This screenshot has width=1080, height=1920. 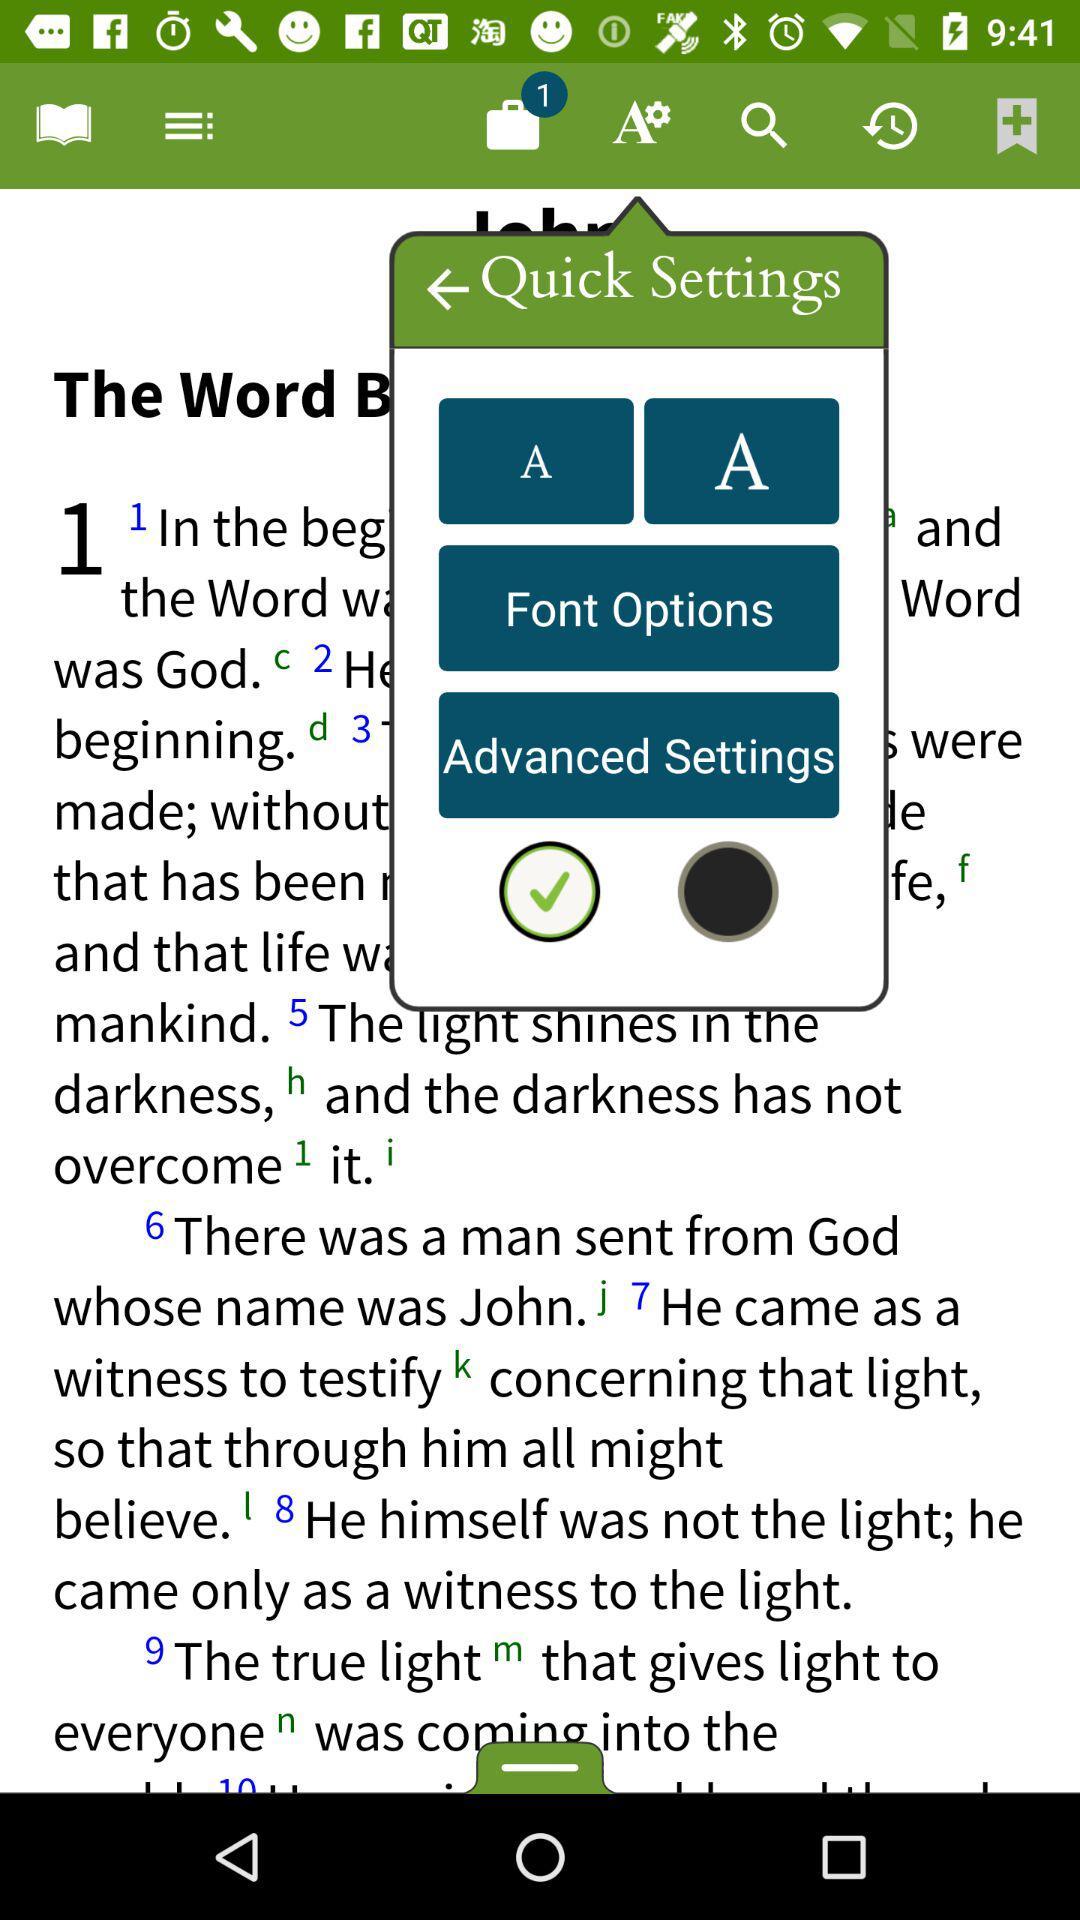 What do you see at coordinates (189, 124) in the screenshot?
I see `options` at bounding box center [189, 124].